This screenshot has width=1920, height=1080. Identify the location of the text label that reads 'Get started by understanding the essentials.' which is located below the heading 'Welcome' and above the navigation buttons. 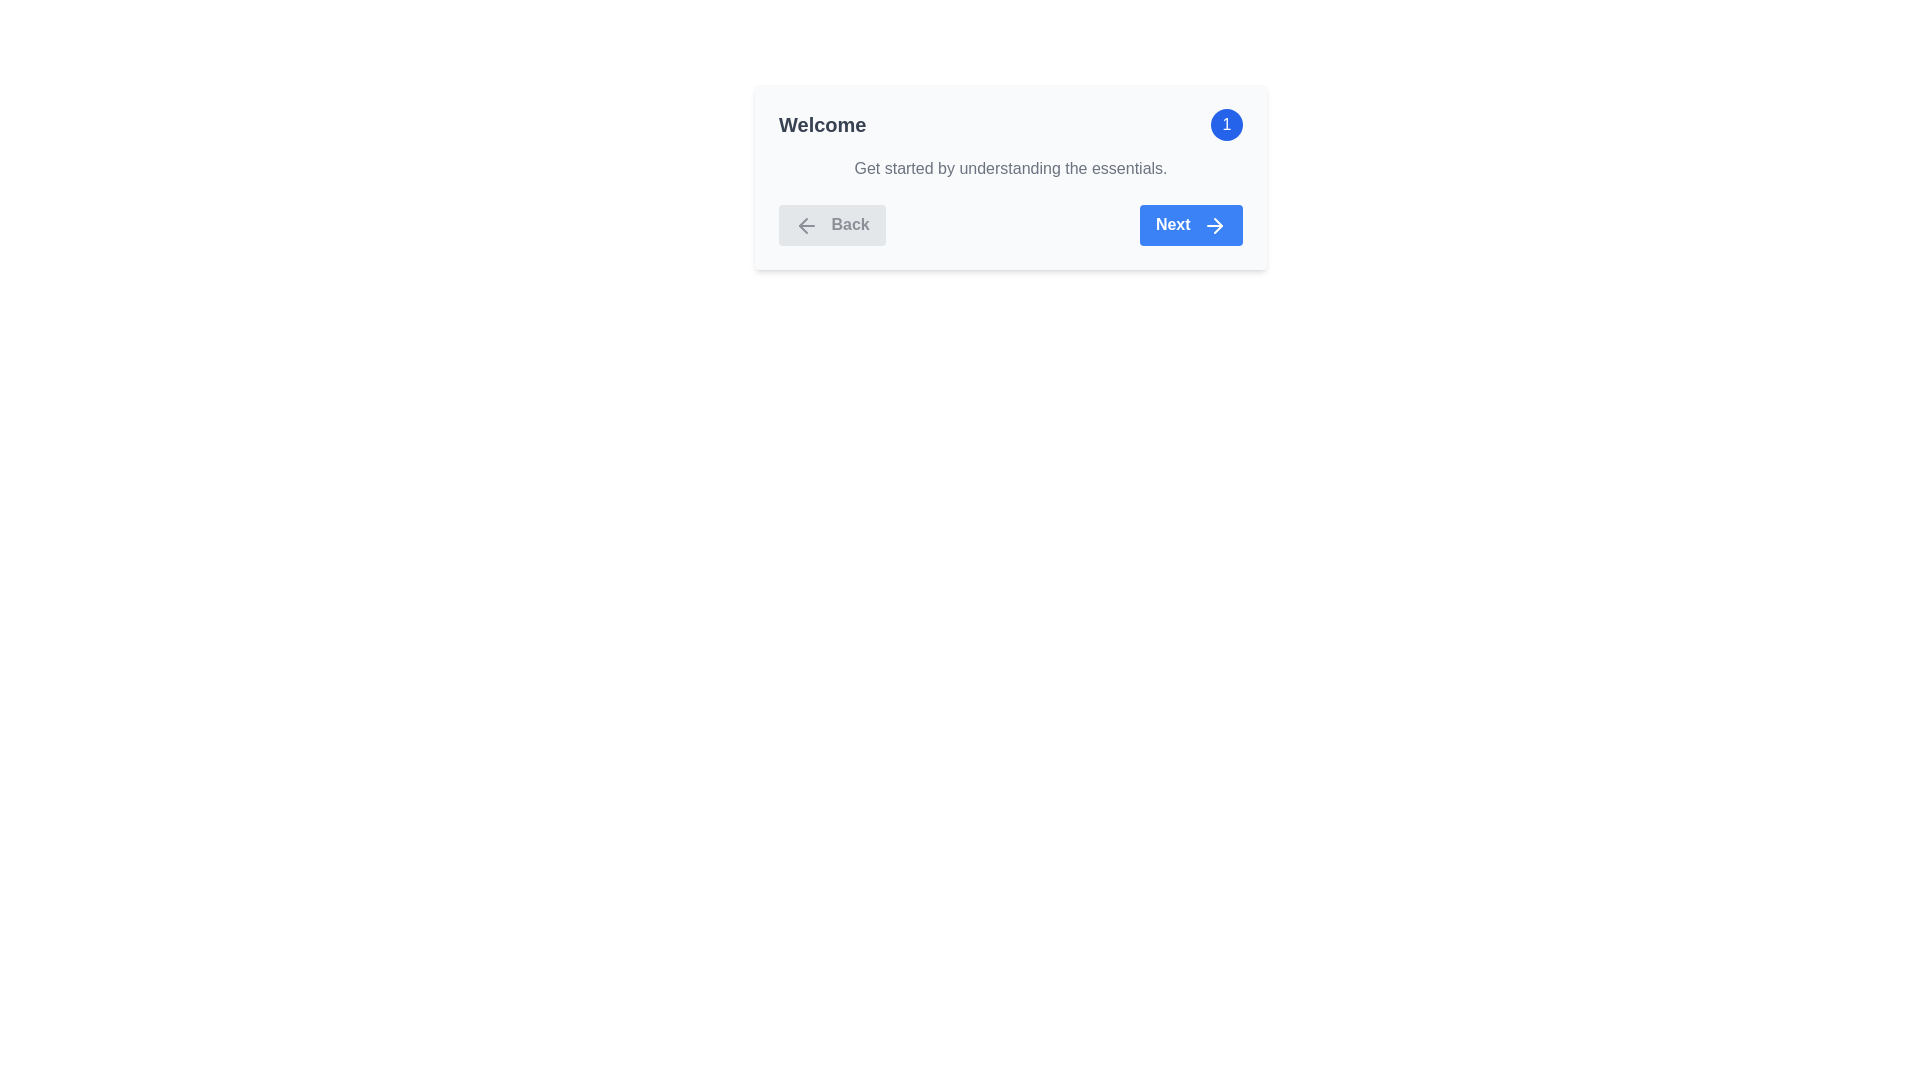
(1011, 168).